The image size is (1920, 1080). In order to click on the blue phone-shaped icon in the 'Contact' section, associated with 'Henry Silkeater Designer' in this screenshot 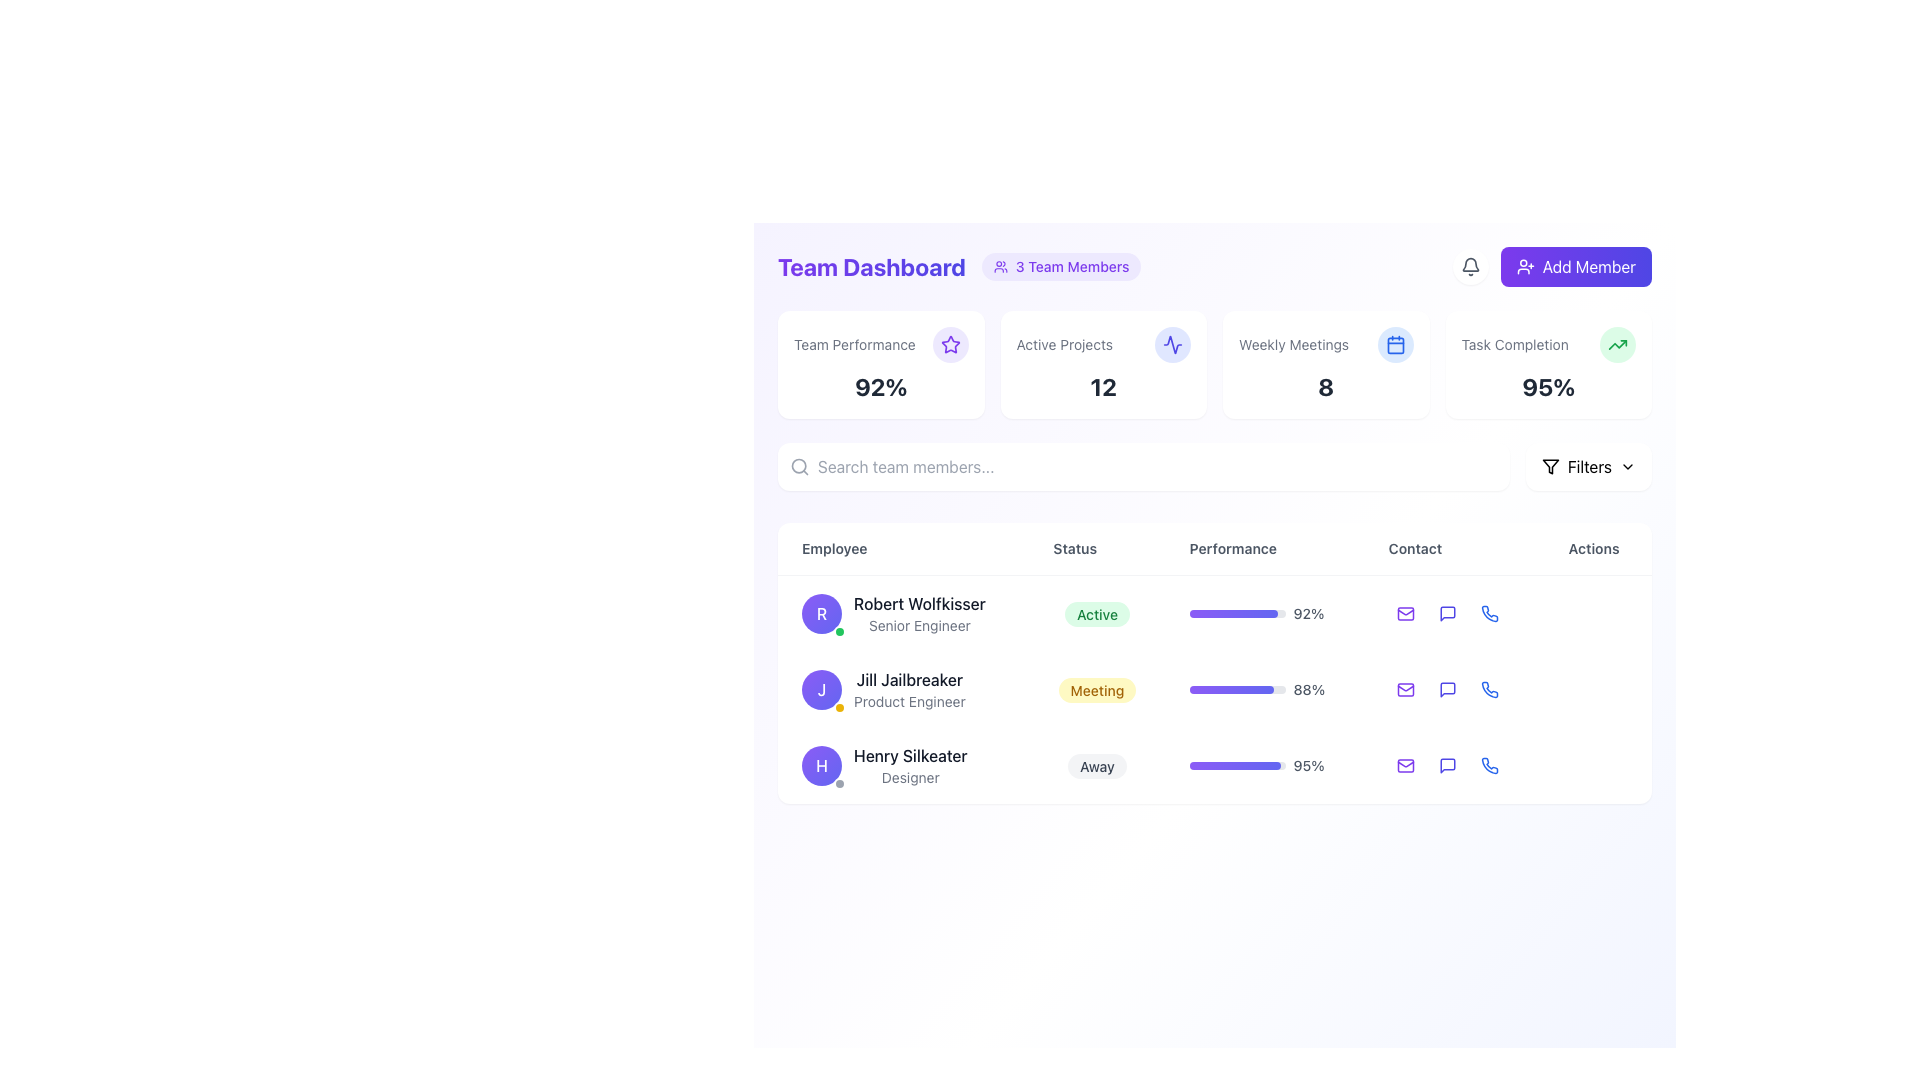, I will do `click(1489, 689)`.